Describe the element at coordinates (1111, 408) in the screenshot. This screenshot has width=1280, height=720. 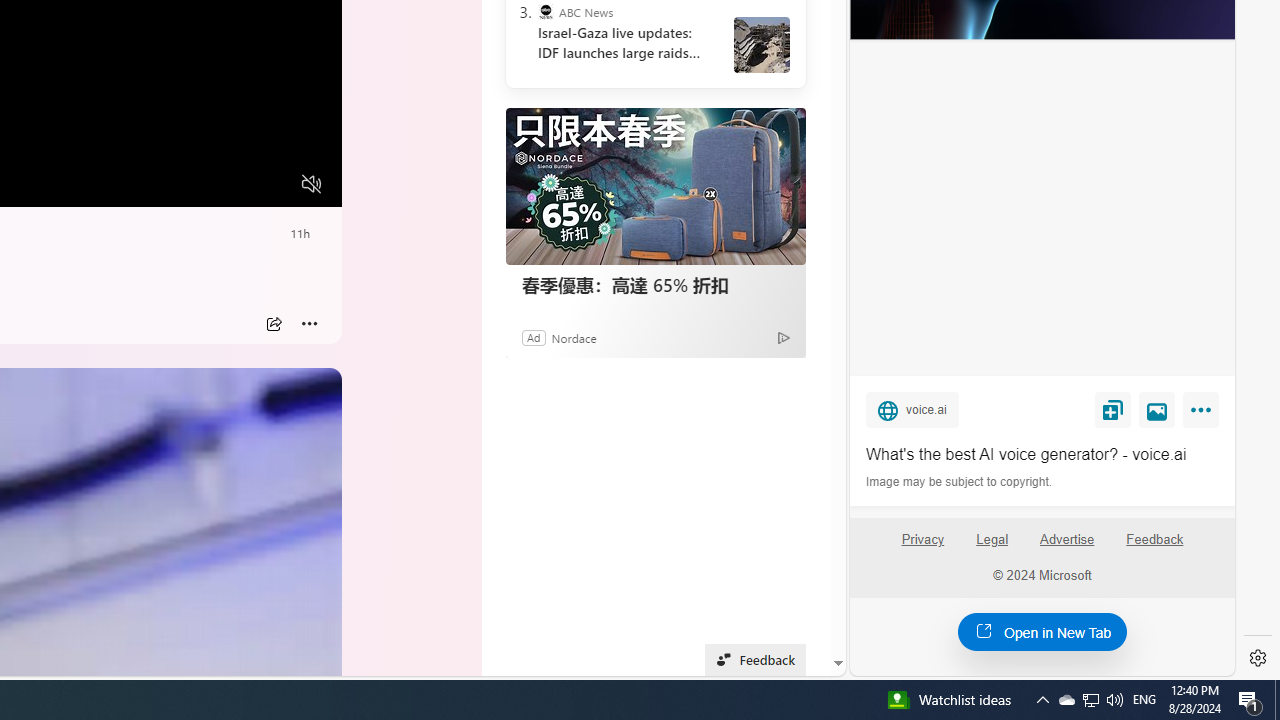
I see `'Save'` at that location.